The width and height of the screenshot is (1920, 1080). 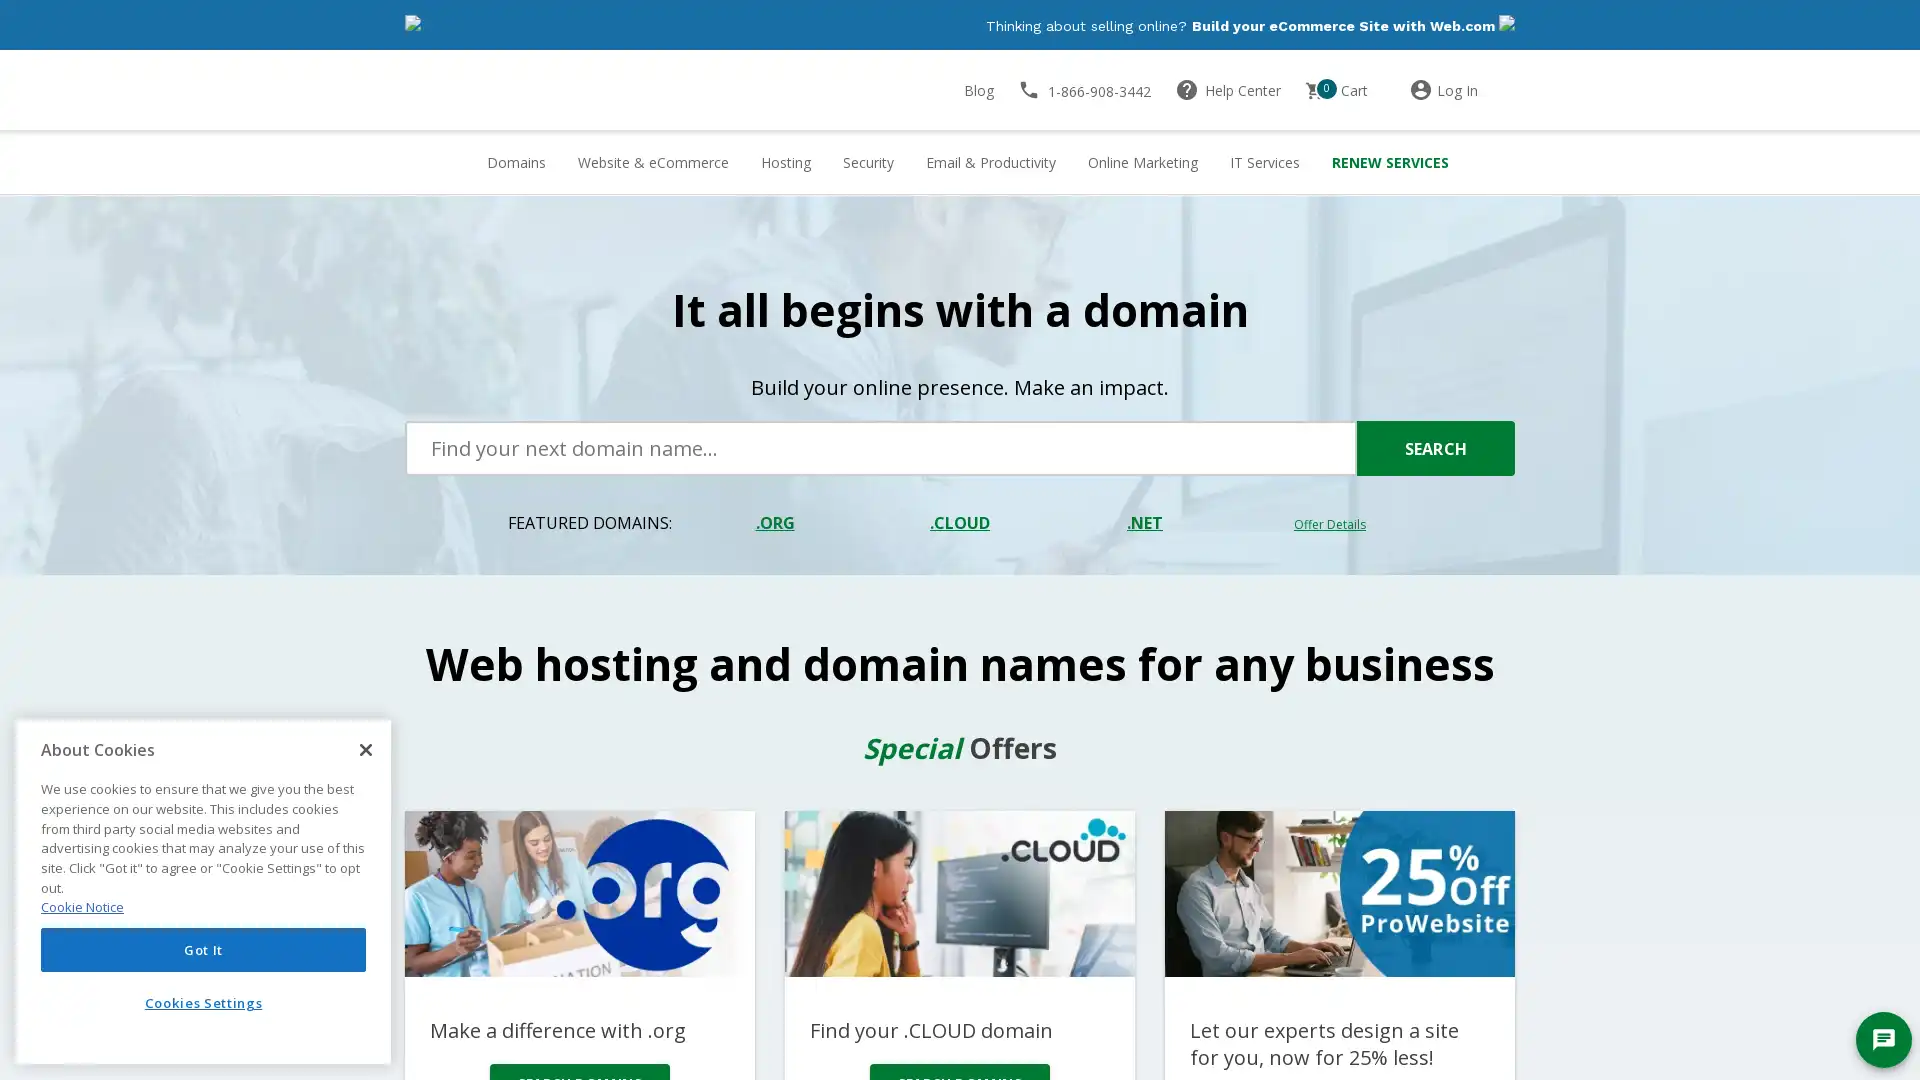 I want to click on Explore your accessibility options, so click(x=32, y=978).